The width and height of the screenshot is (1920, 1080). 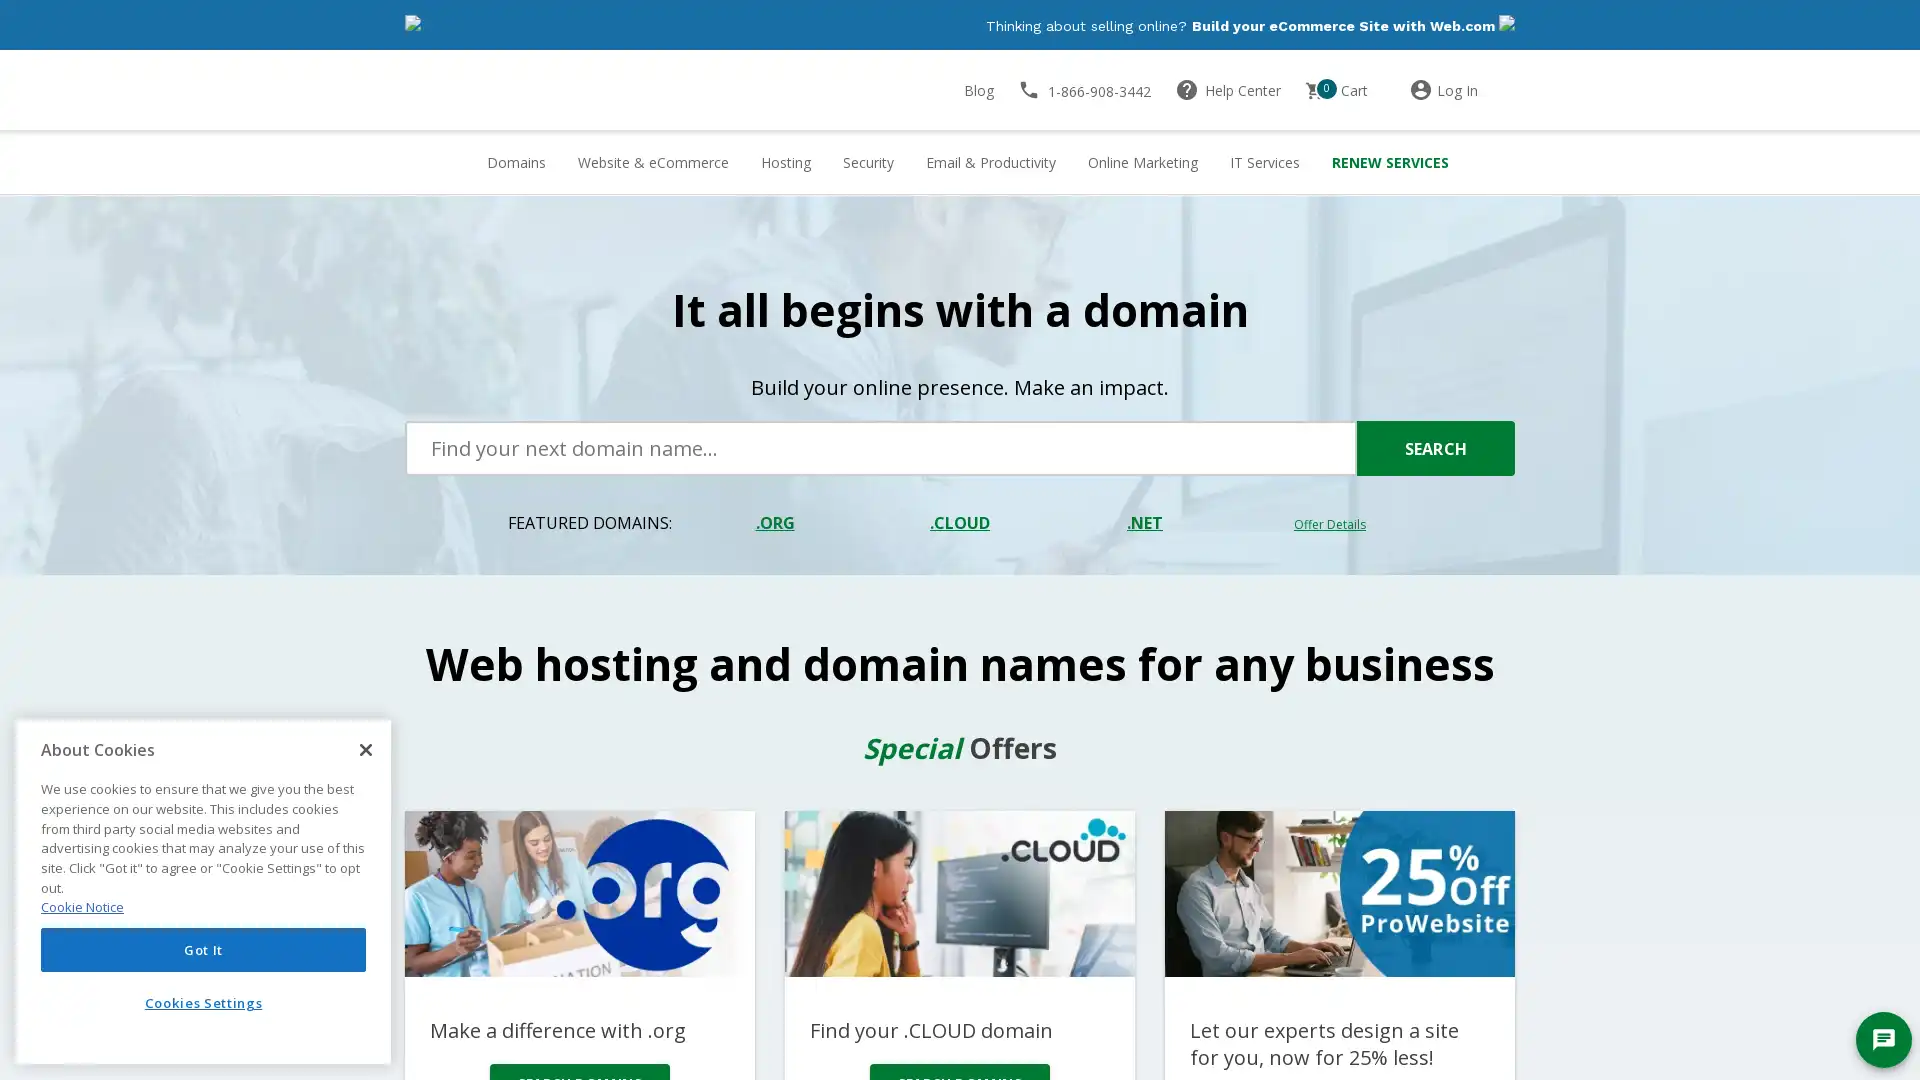 I want to click on Explore your accessibility options, so click(x=32, y=978).